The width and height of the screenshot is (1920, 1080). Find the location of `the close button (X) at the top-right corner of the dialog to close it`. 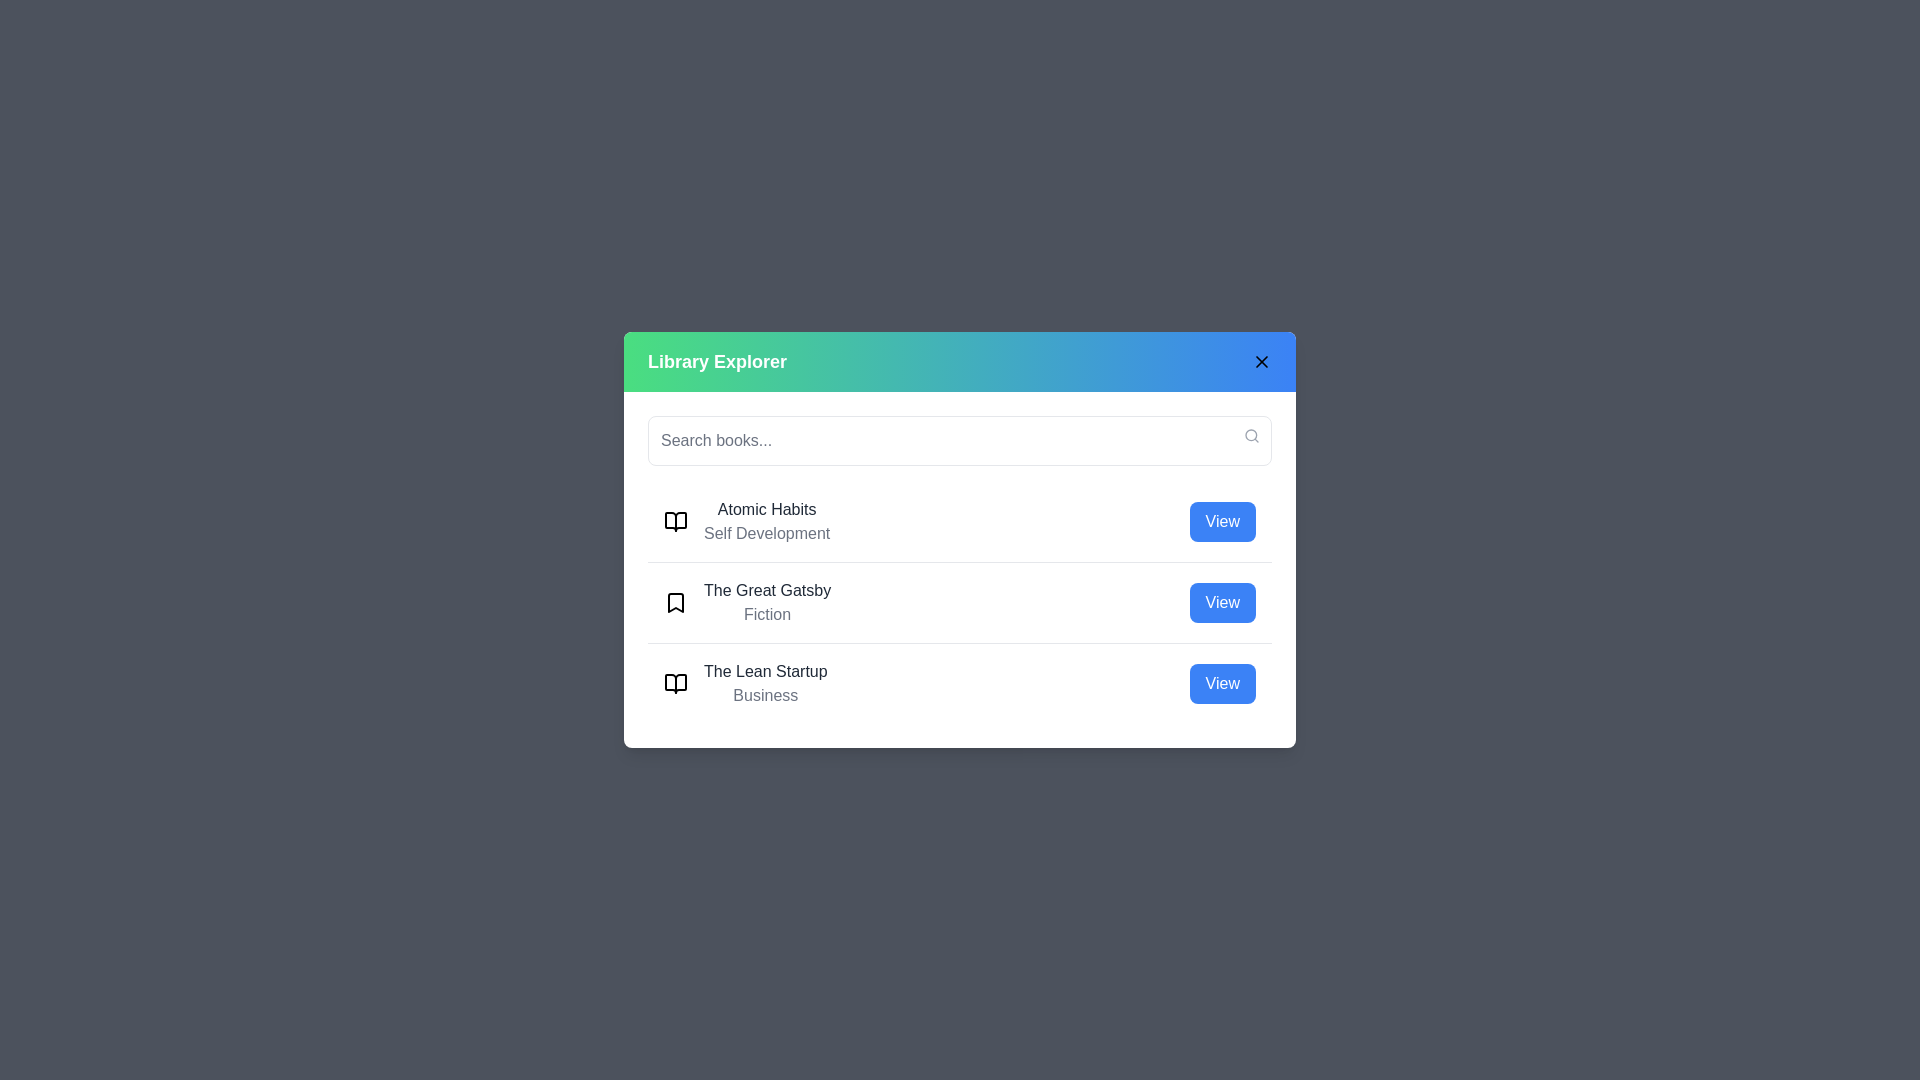

the close button (X) at the top-right corner of the dialog to close it is located at coordinates (1261, 362).